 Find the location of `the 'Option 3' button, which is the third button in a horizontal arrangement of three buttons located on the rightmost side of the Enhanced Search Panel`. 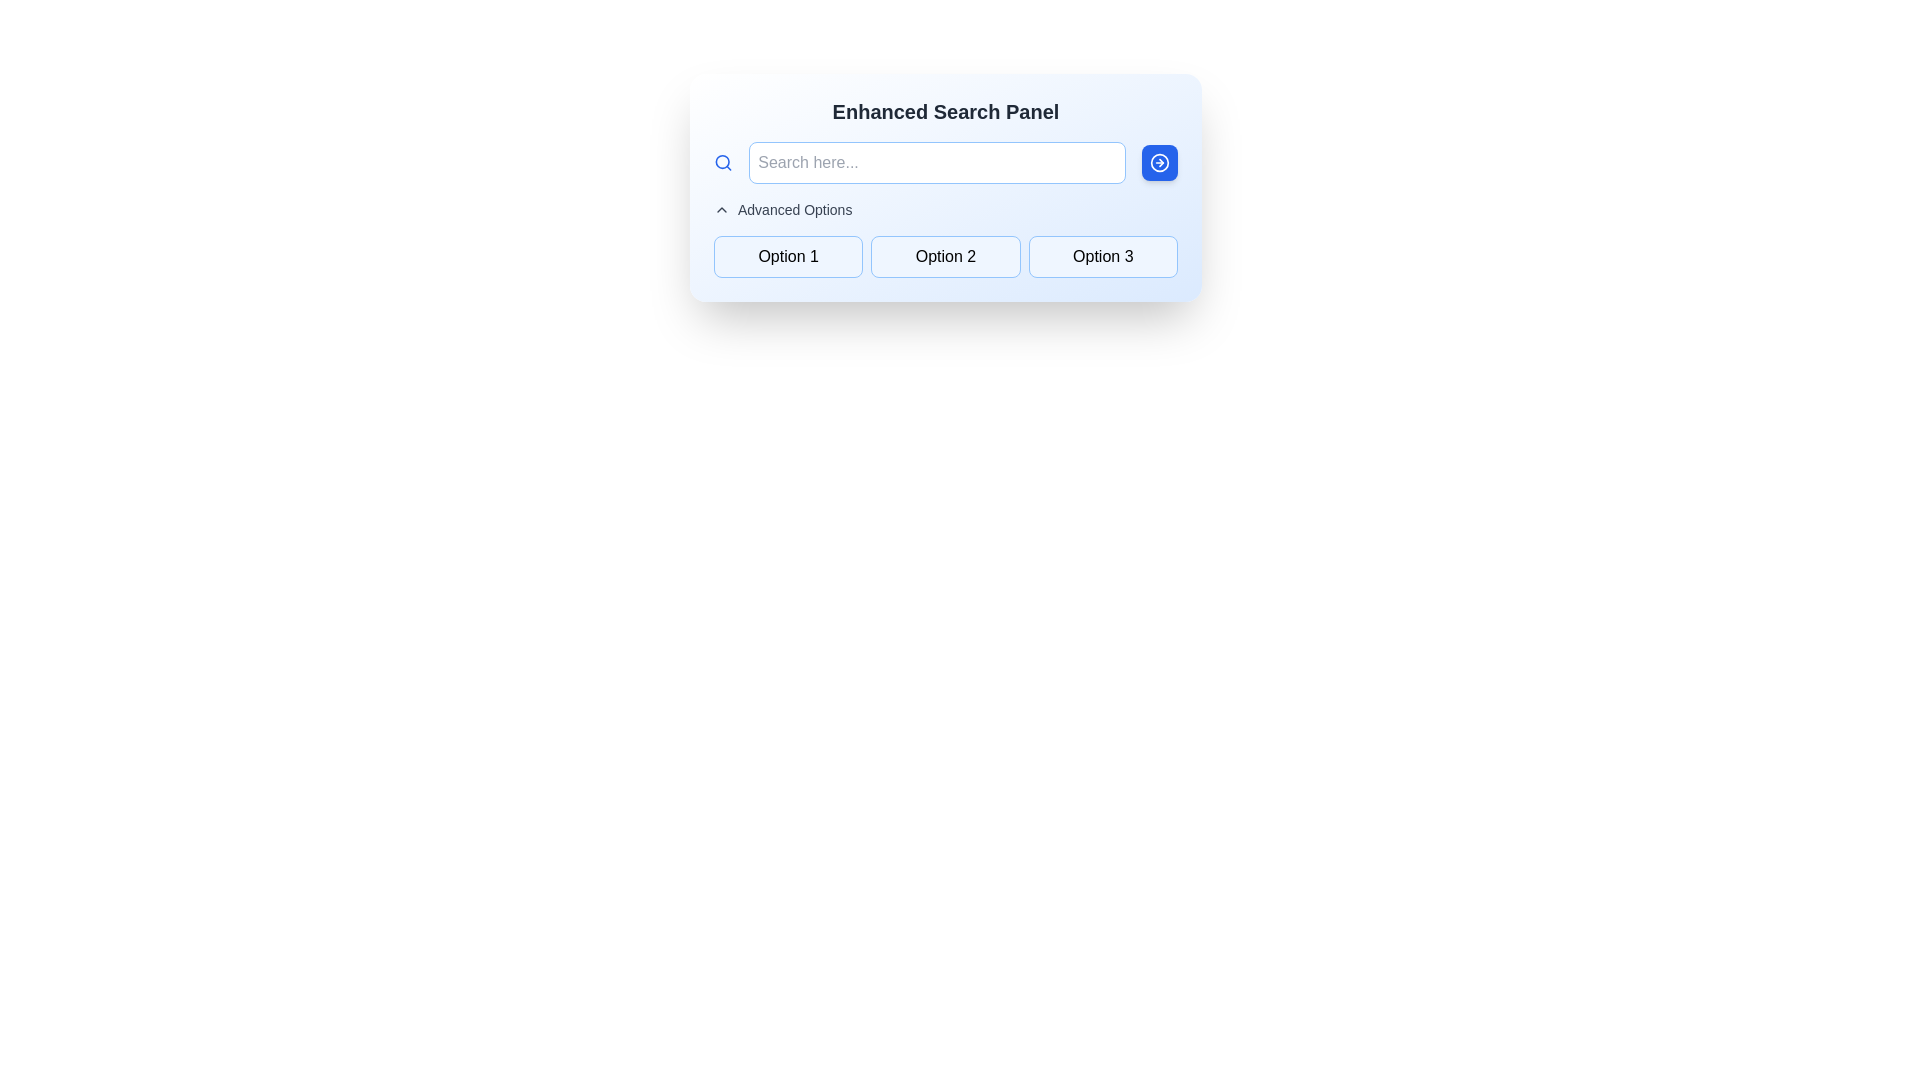

the 'Option 3' button, which is the third button in a horizontal arrangement of three buttons located on the rightmost side of the Enhanced Search Panel is located at coordinates (1102, 256).